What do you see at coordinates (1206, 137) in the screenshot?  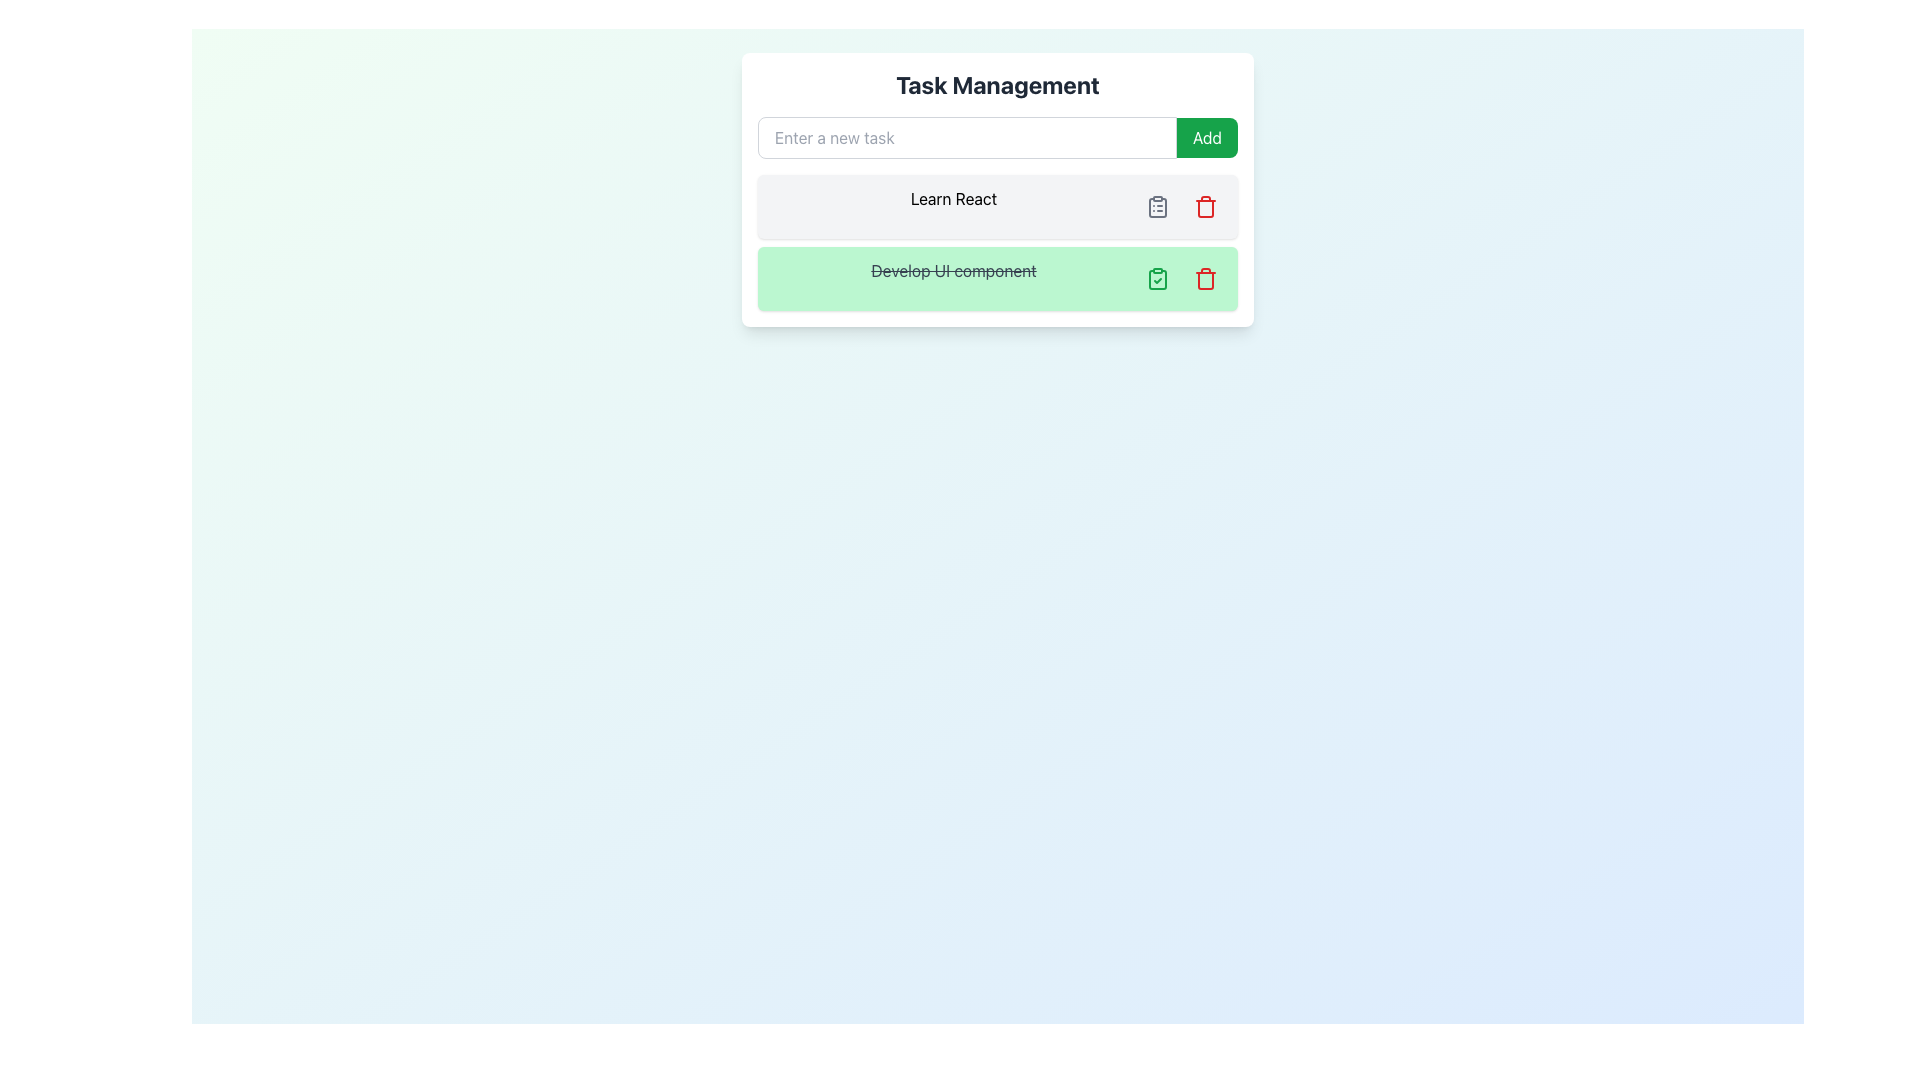 I see `keyboard navigation` at bounding box center [1206, 137].